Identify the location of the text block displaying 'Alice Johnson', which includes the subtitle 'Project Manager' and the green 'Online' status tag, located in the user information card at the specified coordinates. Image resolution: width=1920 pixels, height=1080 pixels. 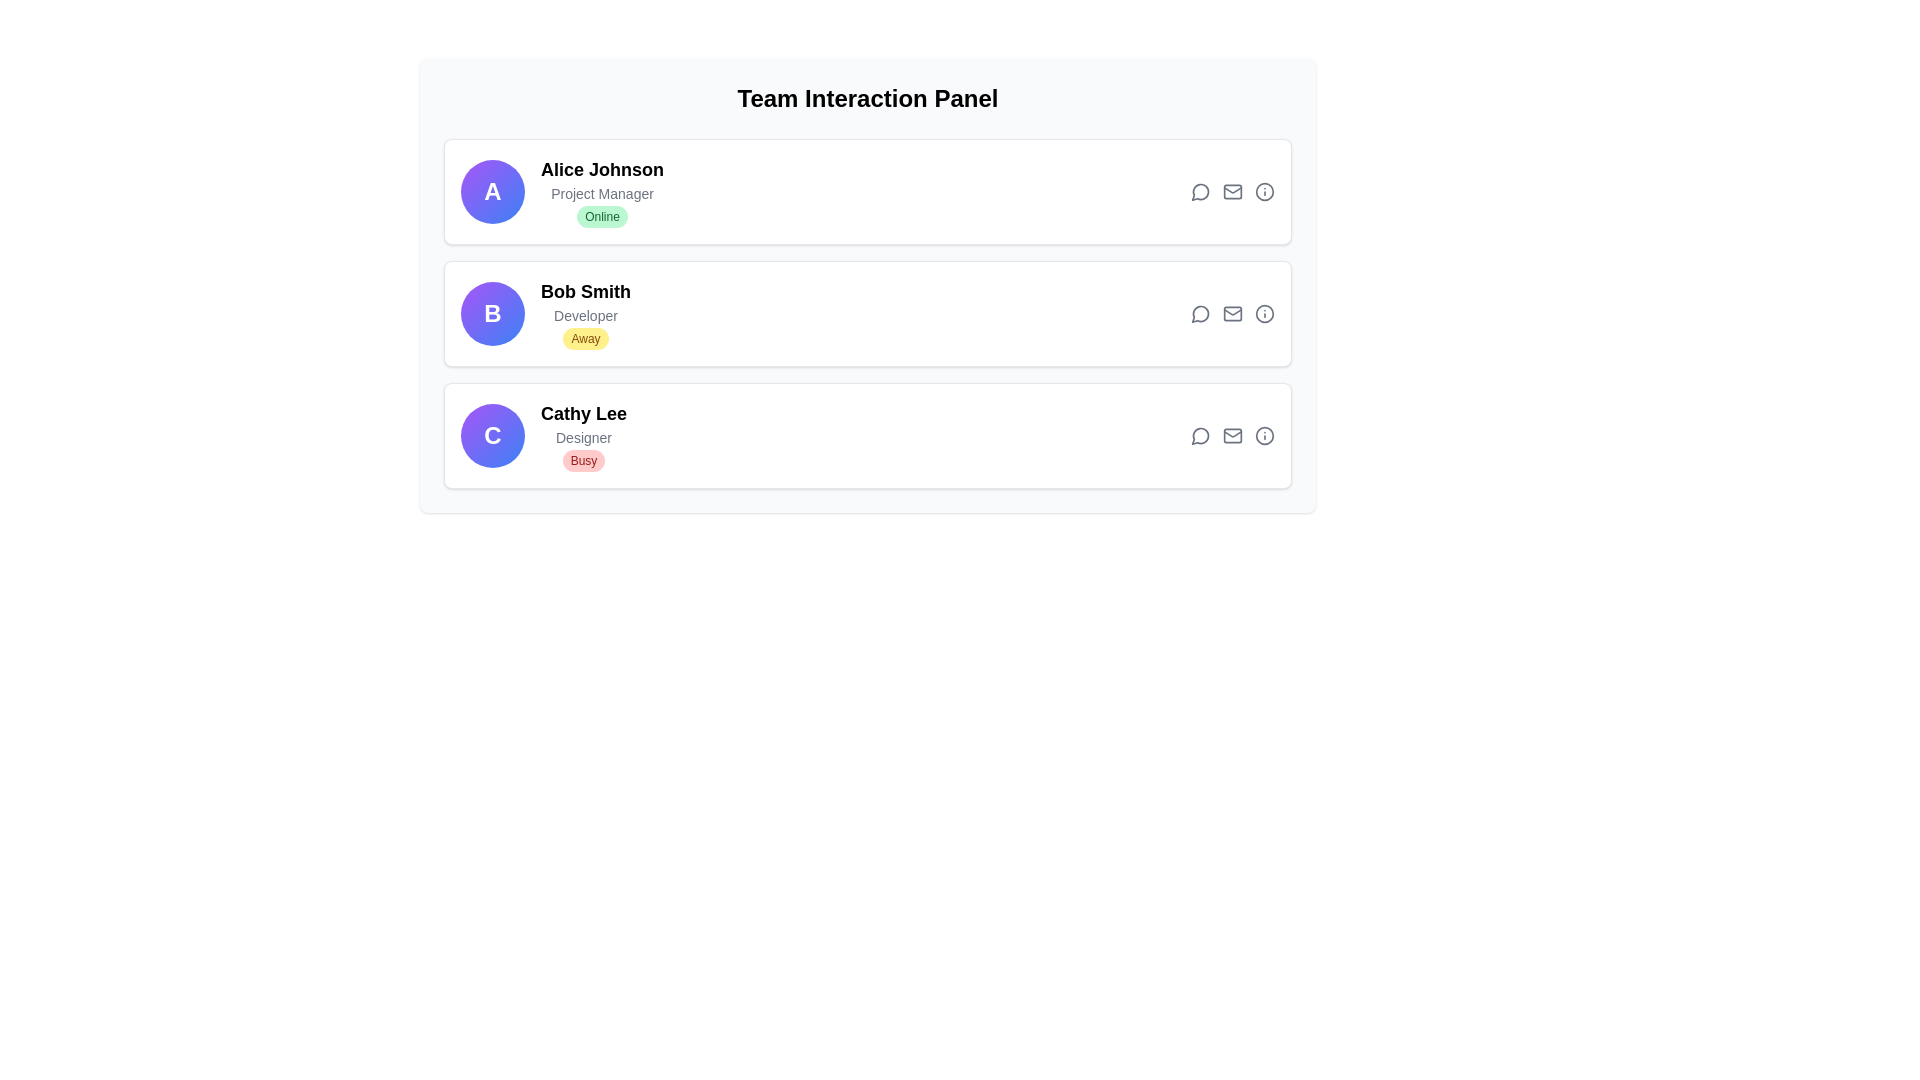
(601, 192).